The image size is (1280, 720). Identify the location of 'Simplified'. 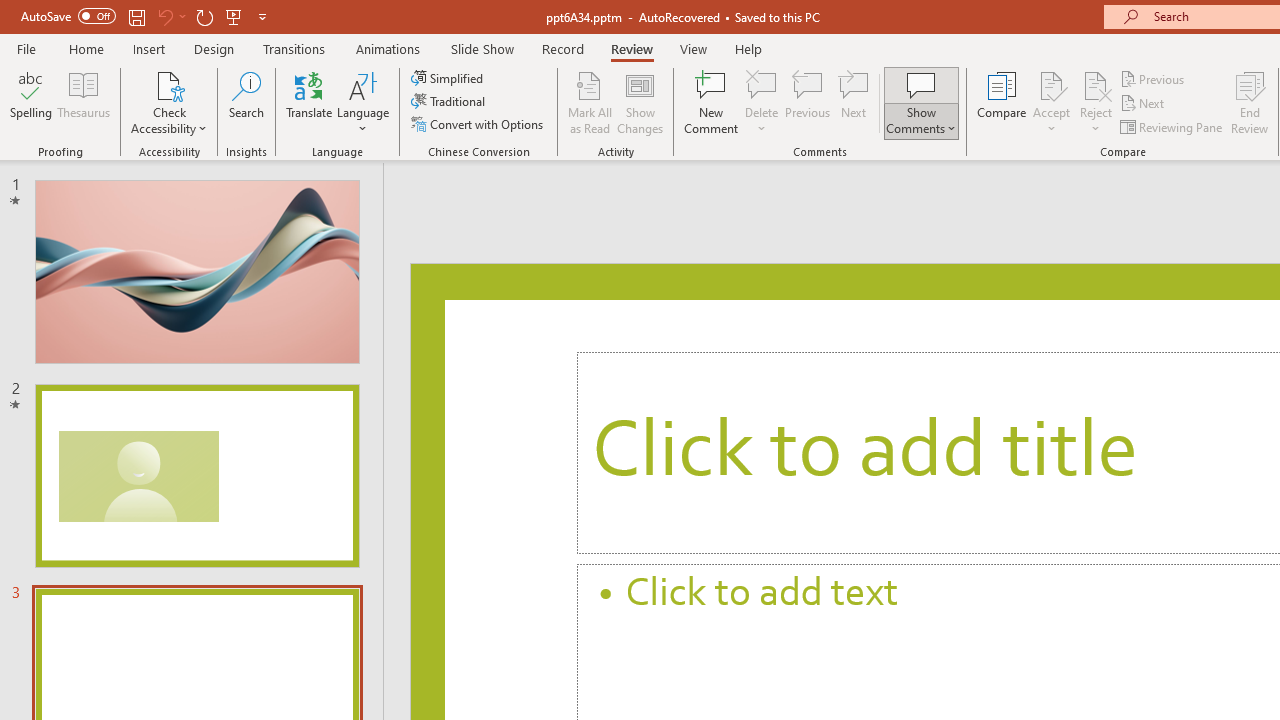
(448, 77).